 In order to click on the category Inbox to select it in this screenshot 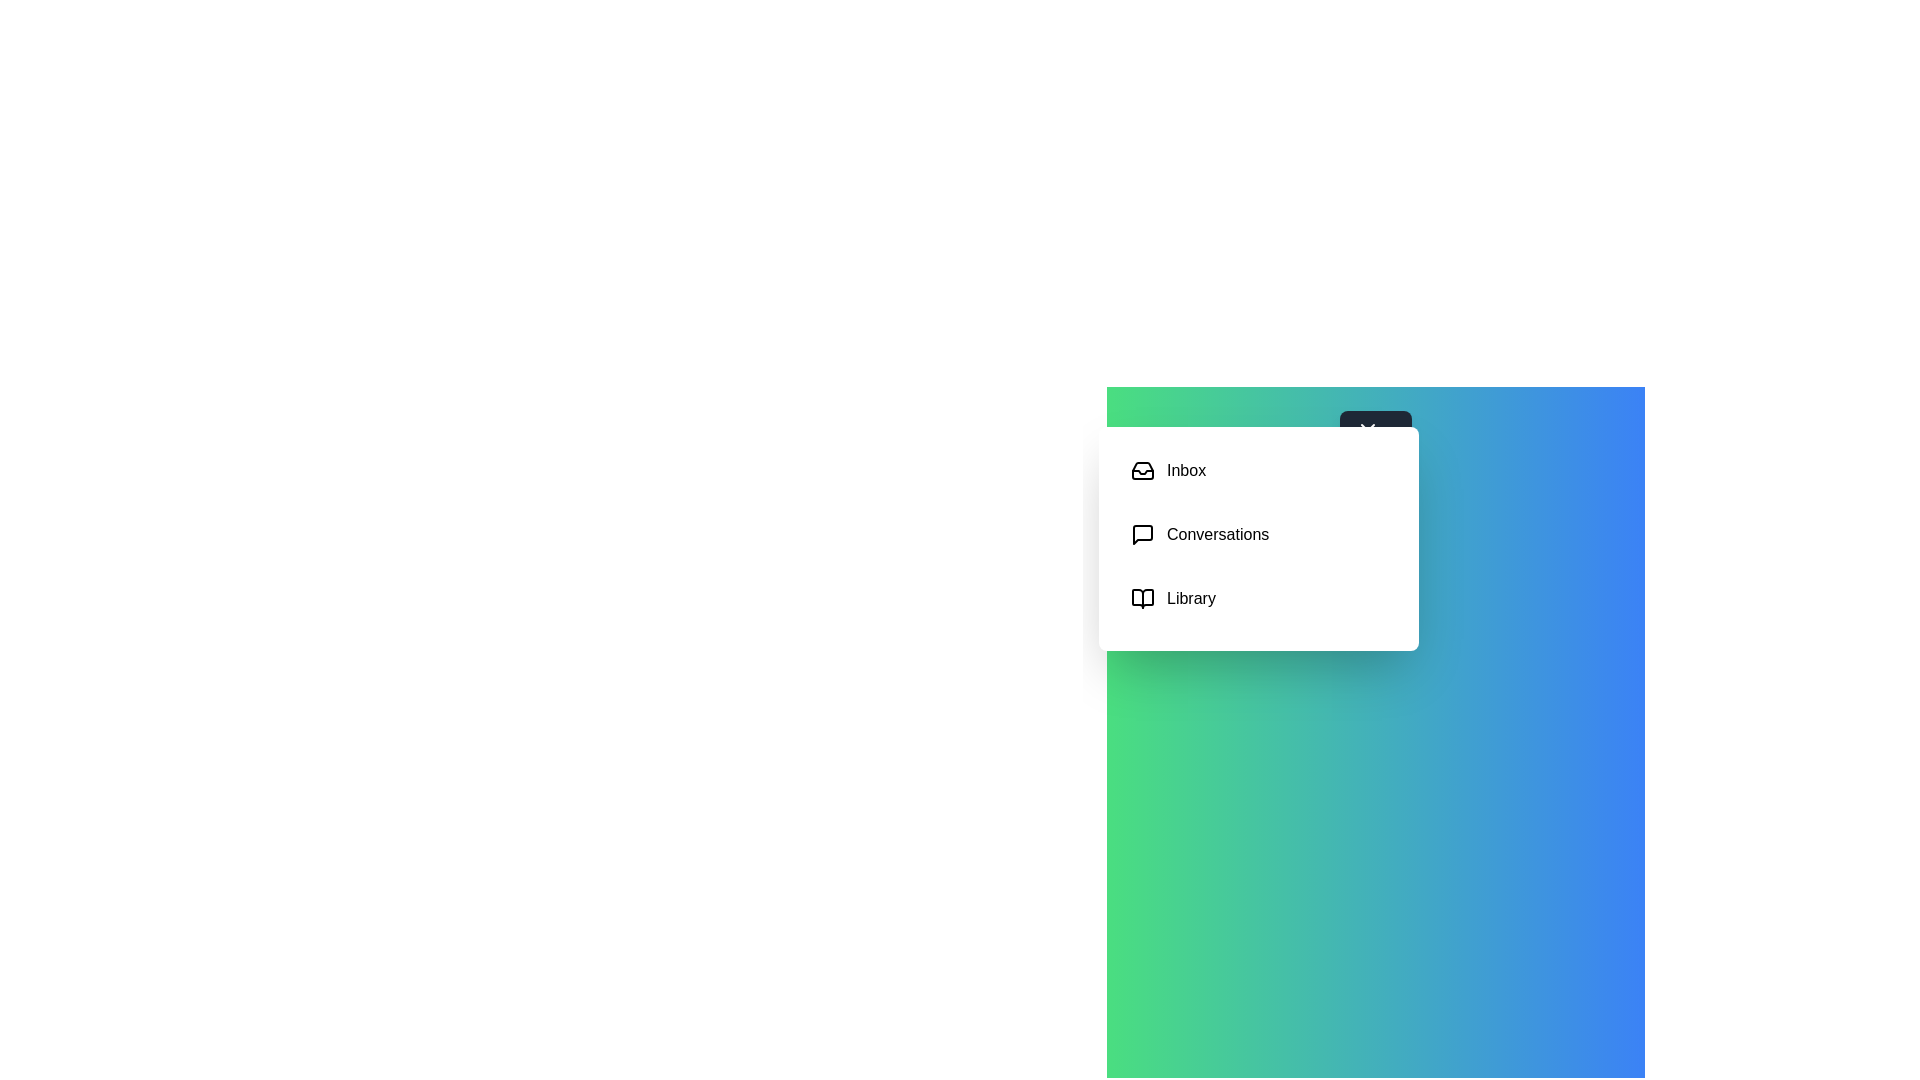, I will do `click(1257, 470)`.